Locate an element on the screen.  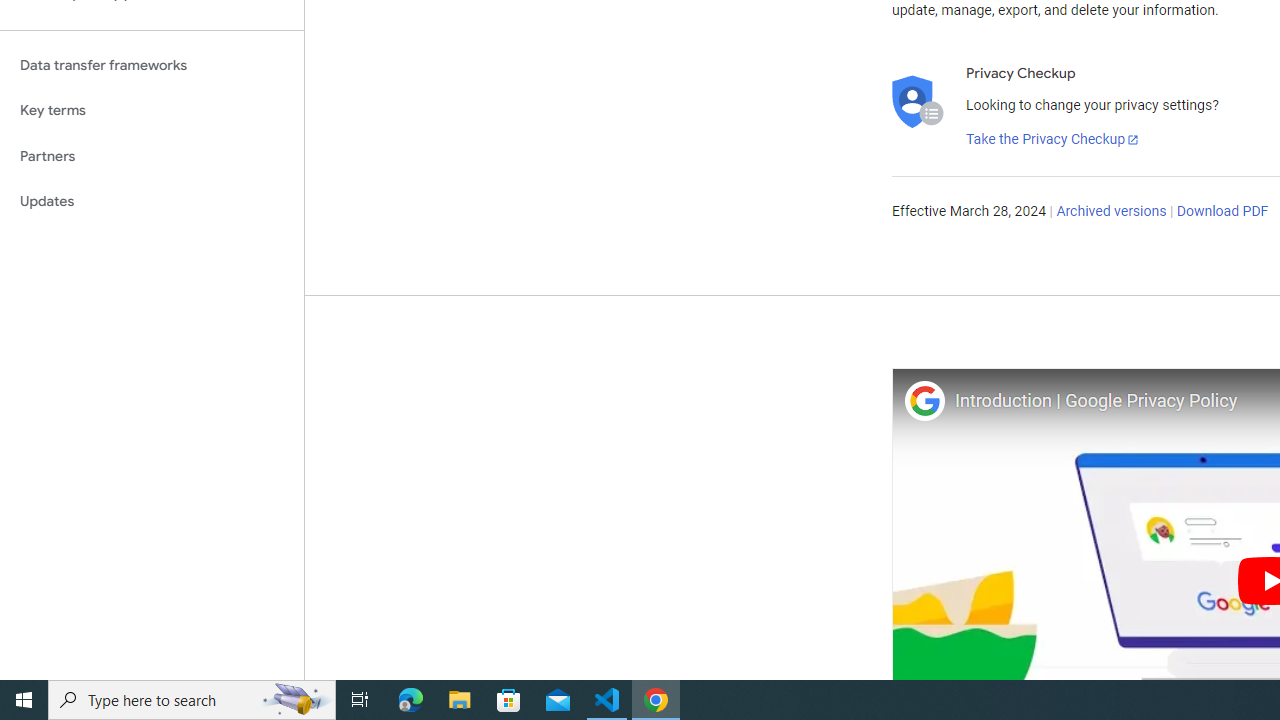
'Take the Privacy Checkup' is located at coordinates (1052, 139).